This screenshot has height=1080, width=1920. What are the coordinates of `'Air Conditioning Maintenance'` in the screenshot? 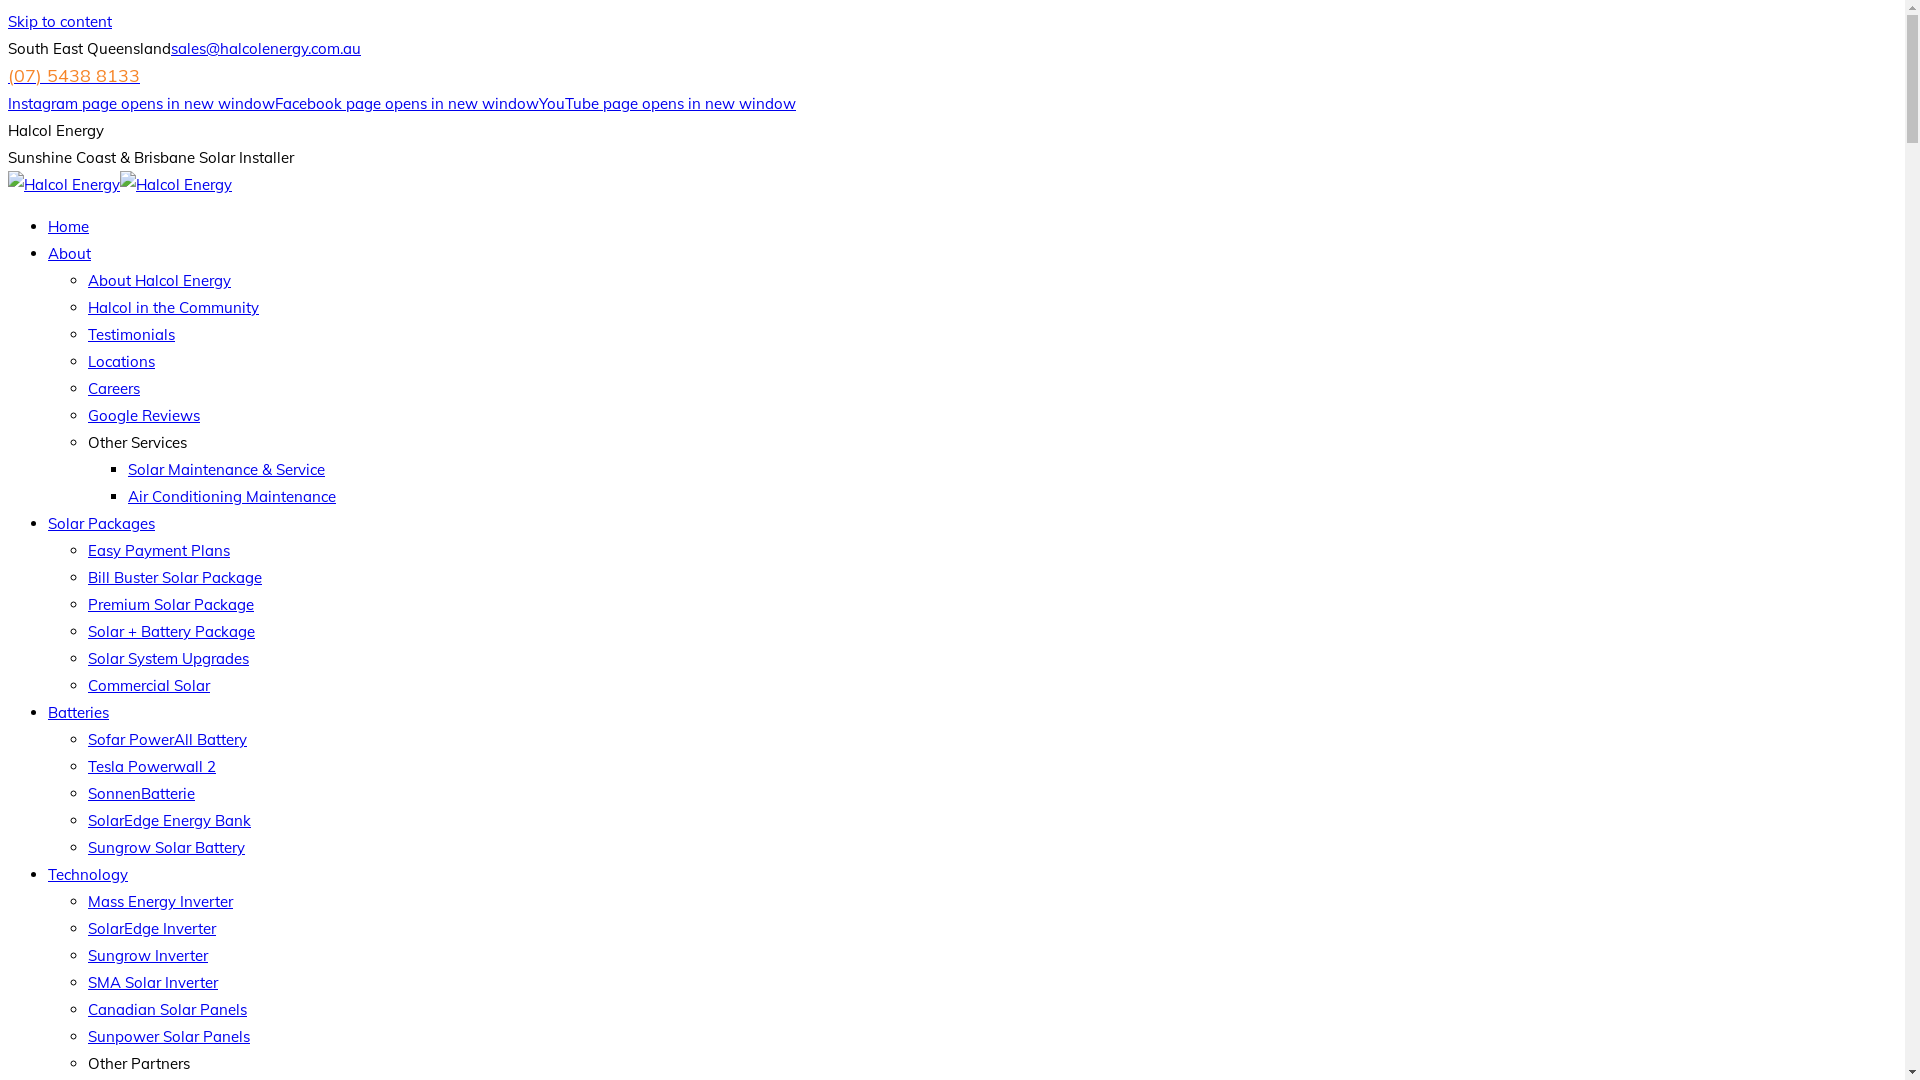 It's located at (231, 495).